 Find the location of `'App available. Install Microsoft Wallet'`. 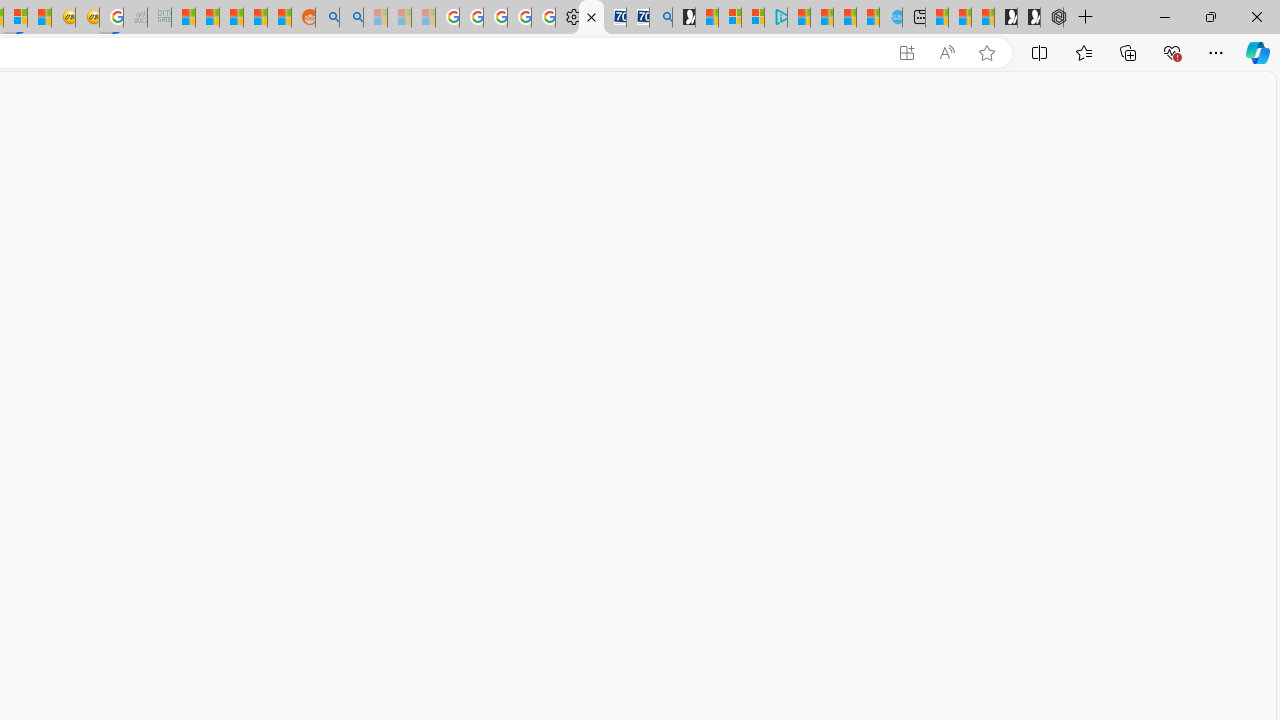

'App available. Install Microsoft Wallet' is located at coordinates (905, 52).